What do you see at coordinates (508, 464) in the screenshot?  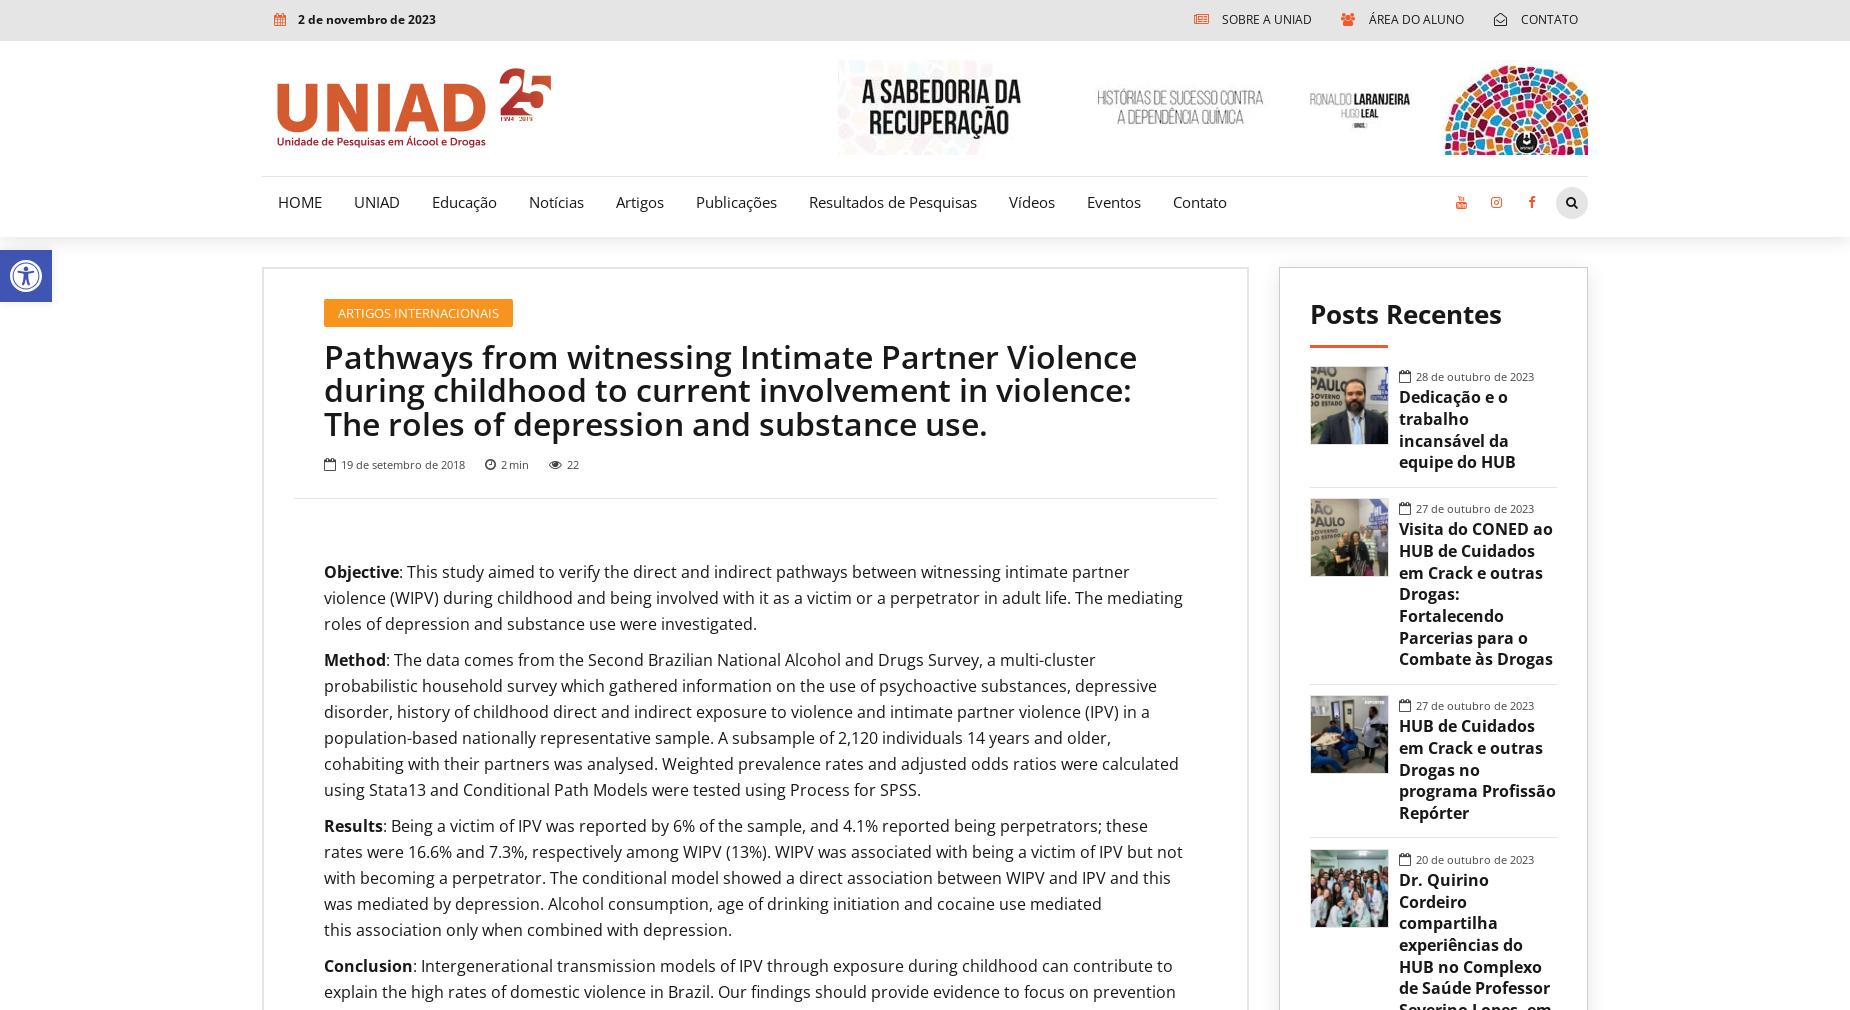 I see `'min'` at bounding box center [508, 464].